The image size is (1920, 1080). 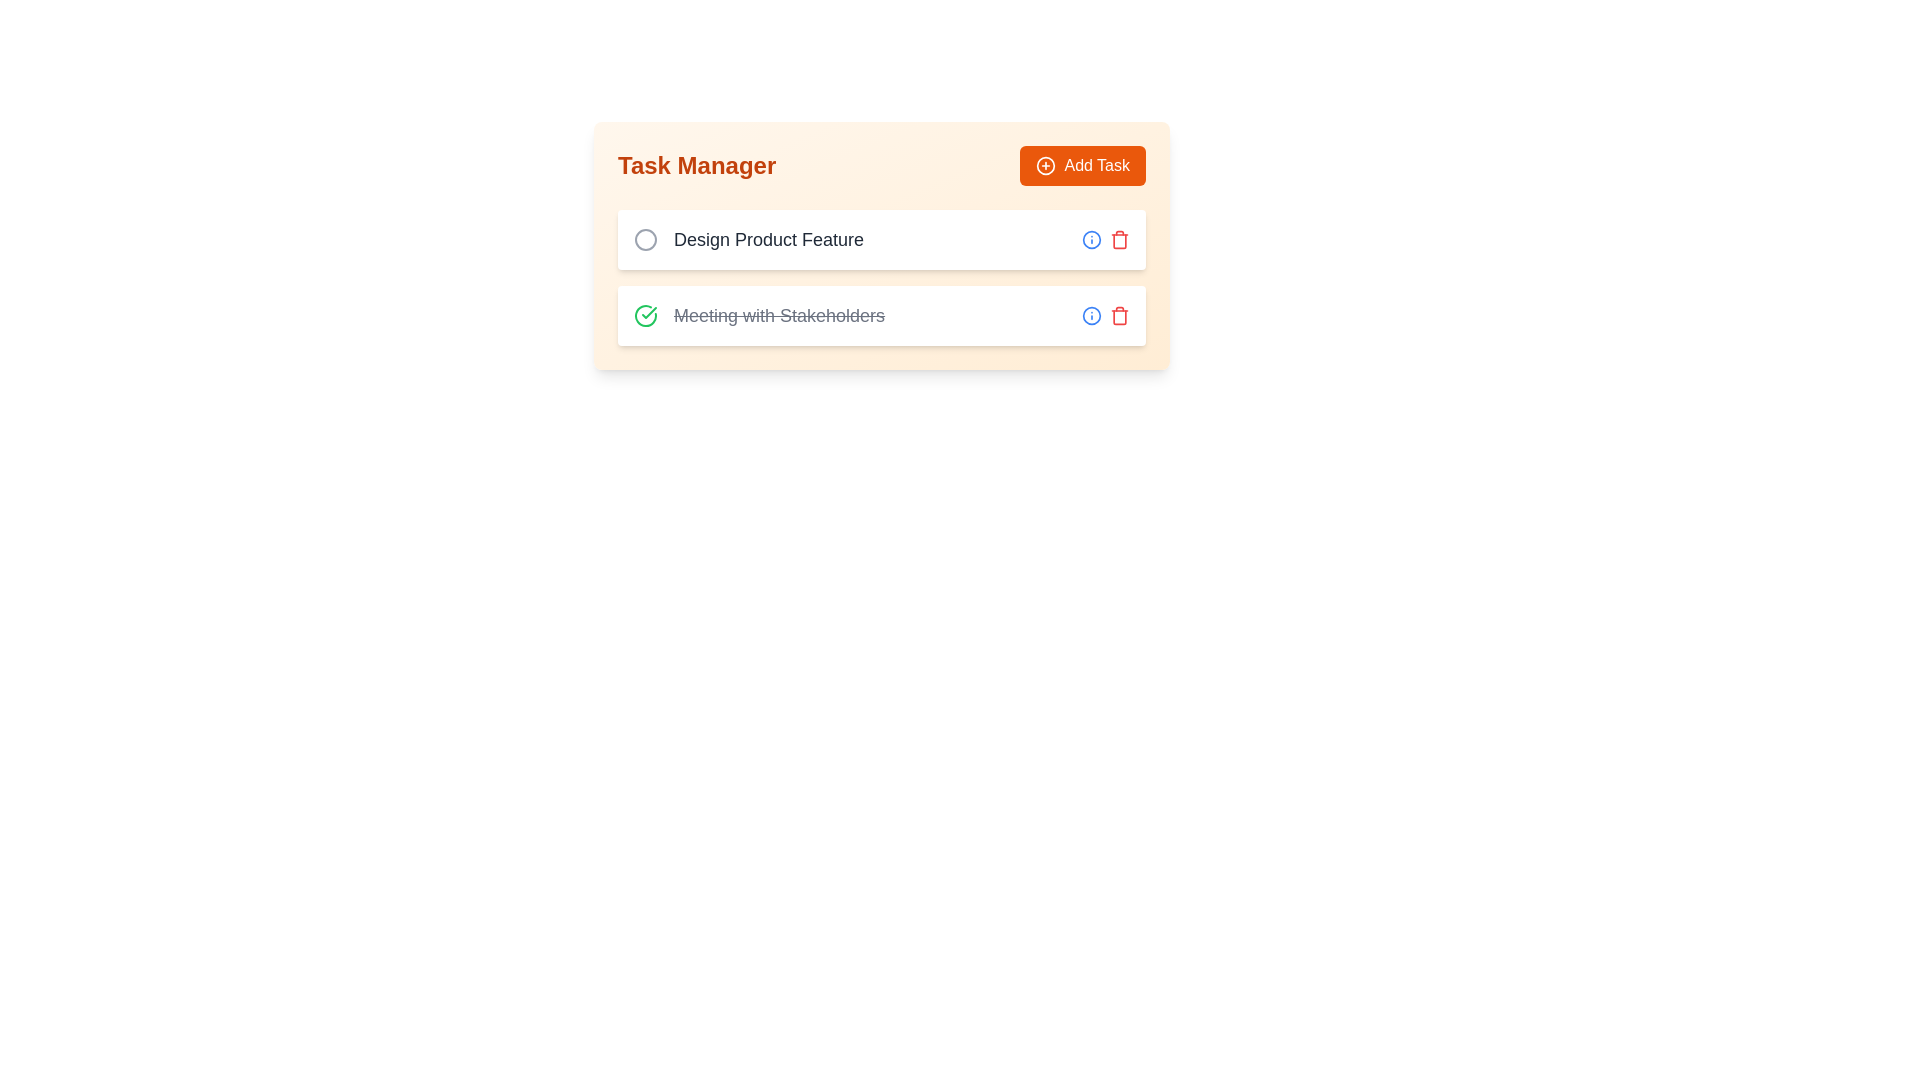 I want to click on the deletion button located as the rightmost element in the second list item of the task list, so click(x=1118, y=238).